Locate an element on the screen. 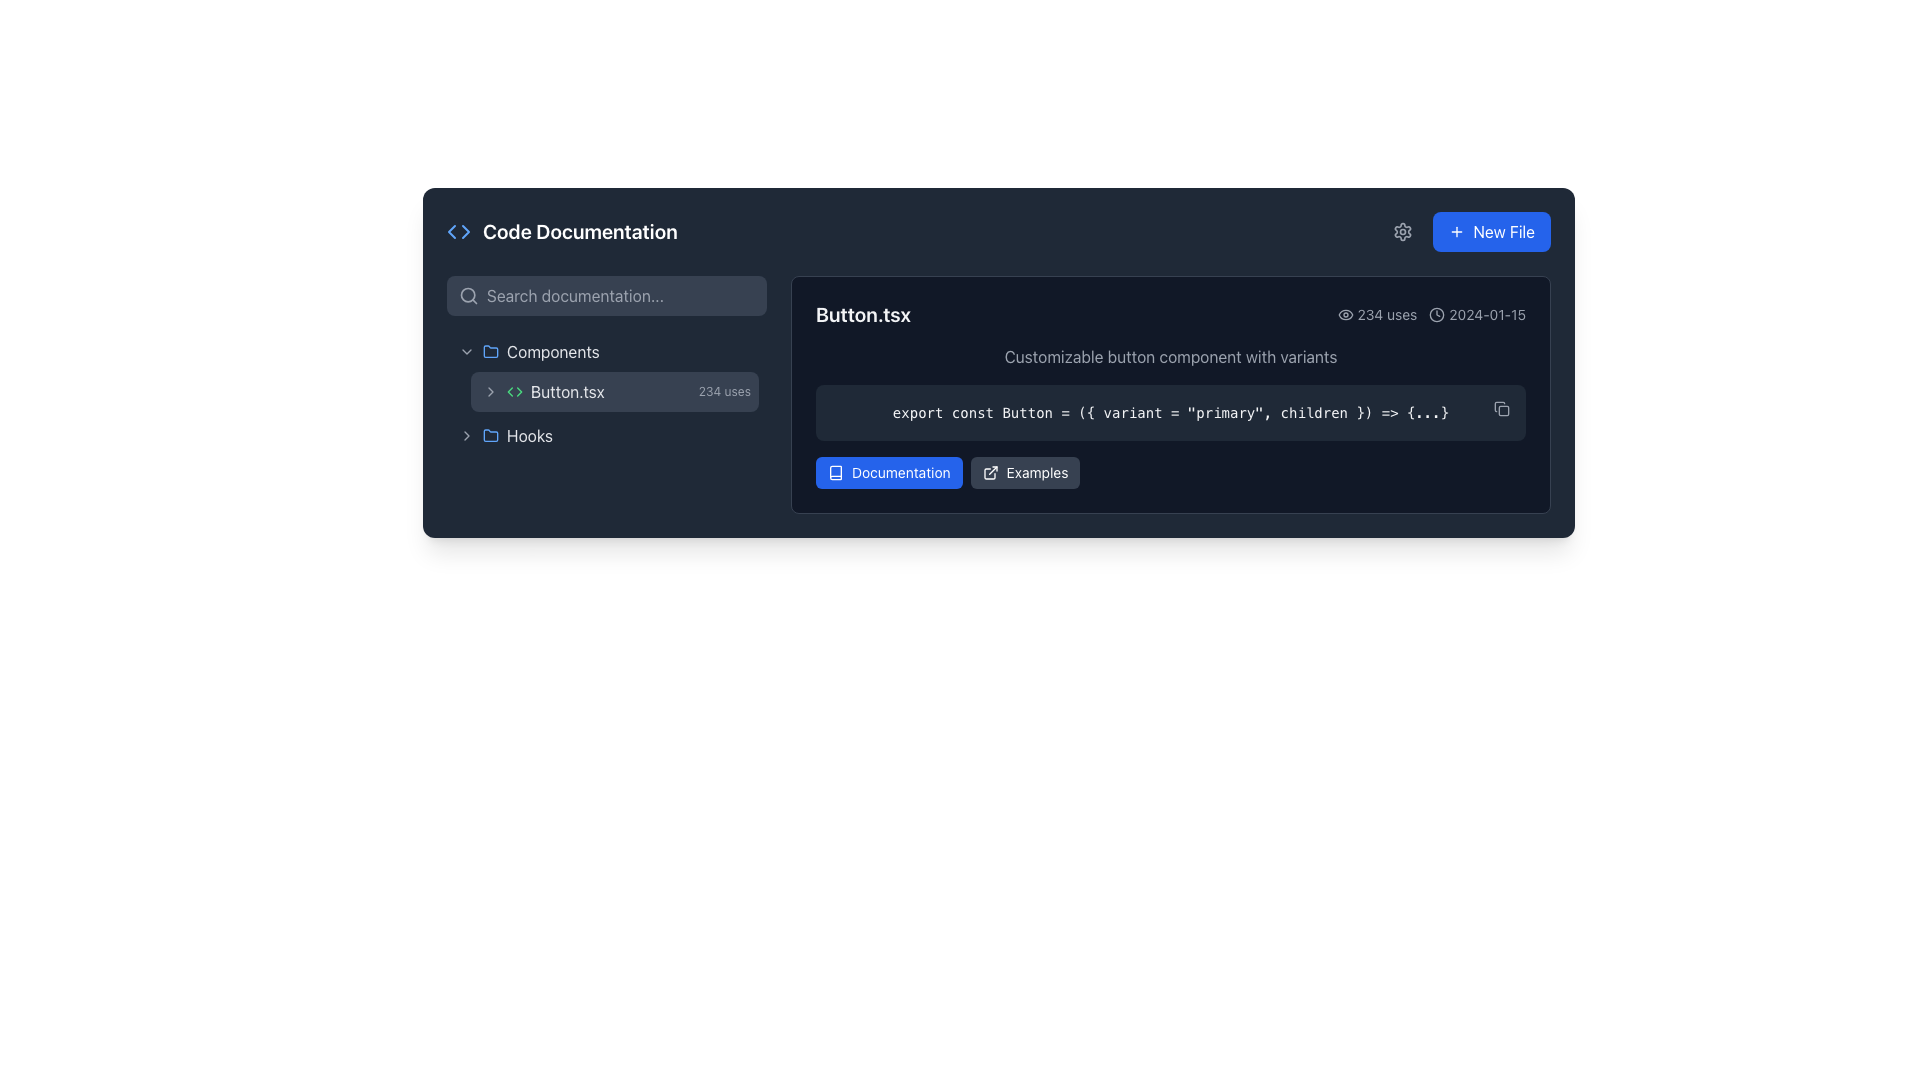 This screenshot has width=1920, height=1080. the eye icon located in the upper right vicinity of the panel titled 'Button.tsx' is located at coordinates (1345, 315).